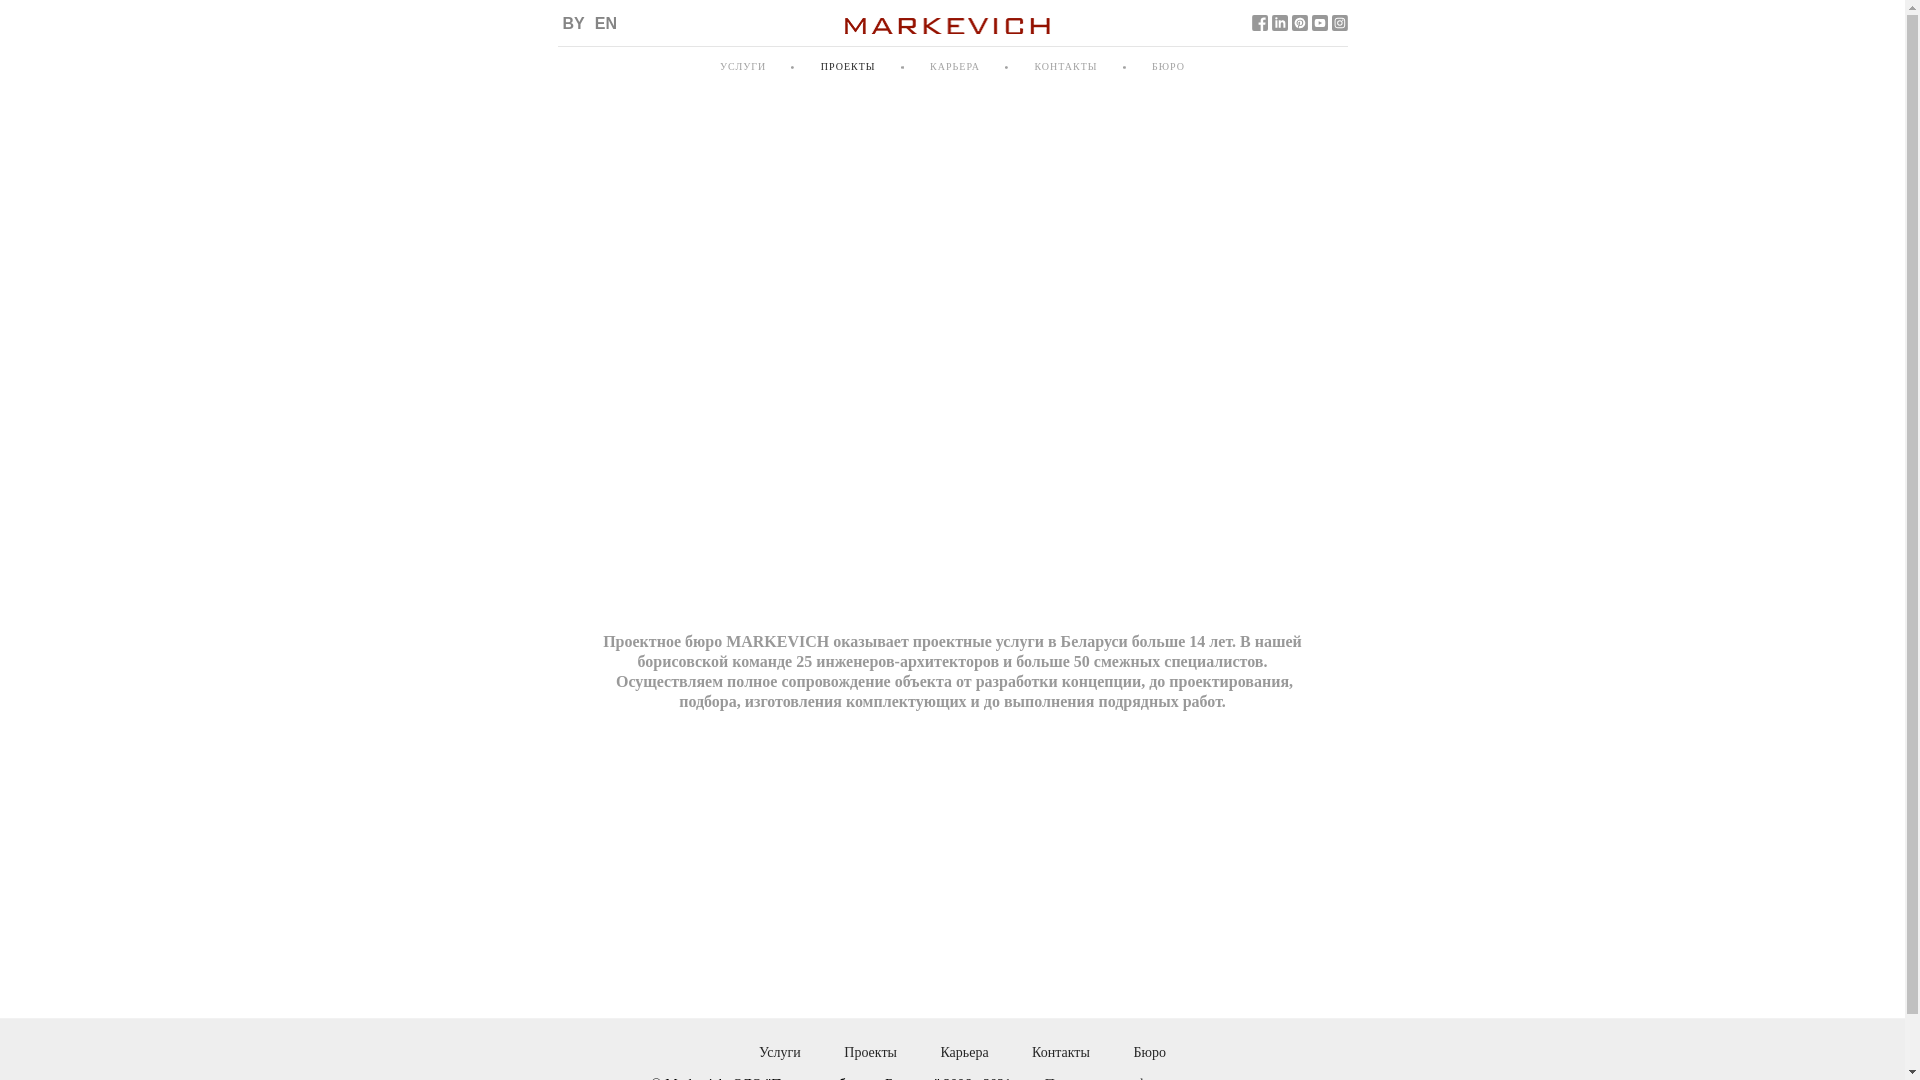 The height and width of the screenshot is (1080, 1920). Describe the element at coordinates (573, 23) in the screenshot. I see `'BY'` at that location.